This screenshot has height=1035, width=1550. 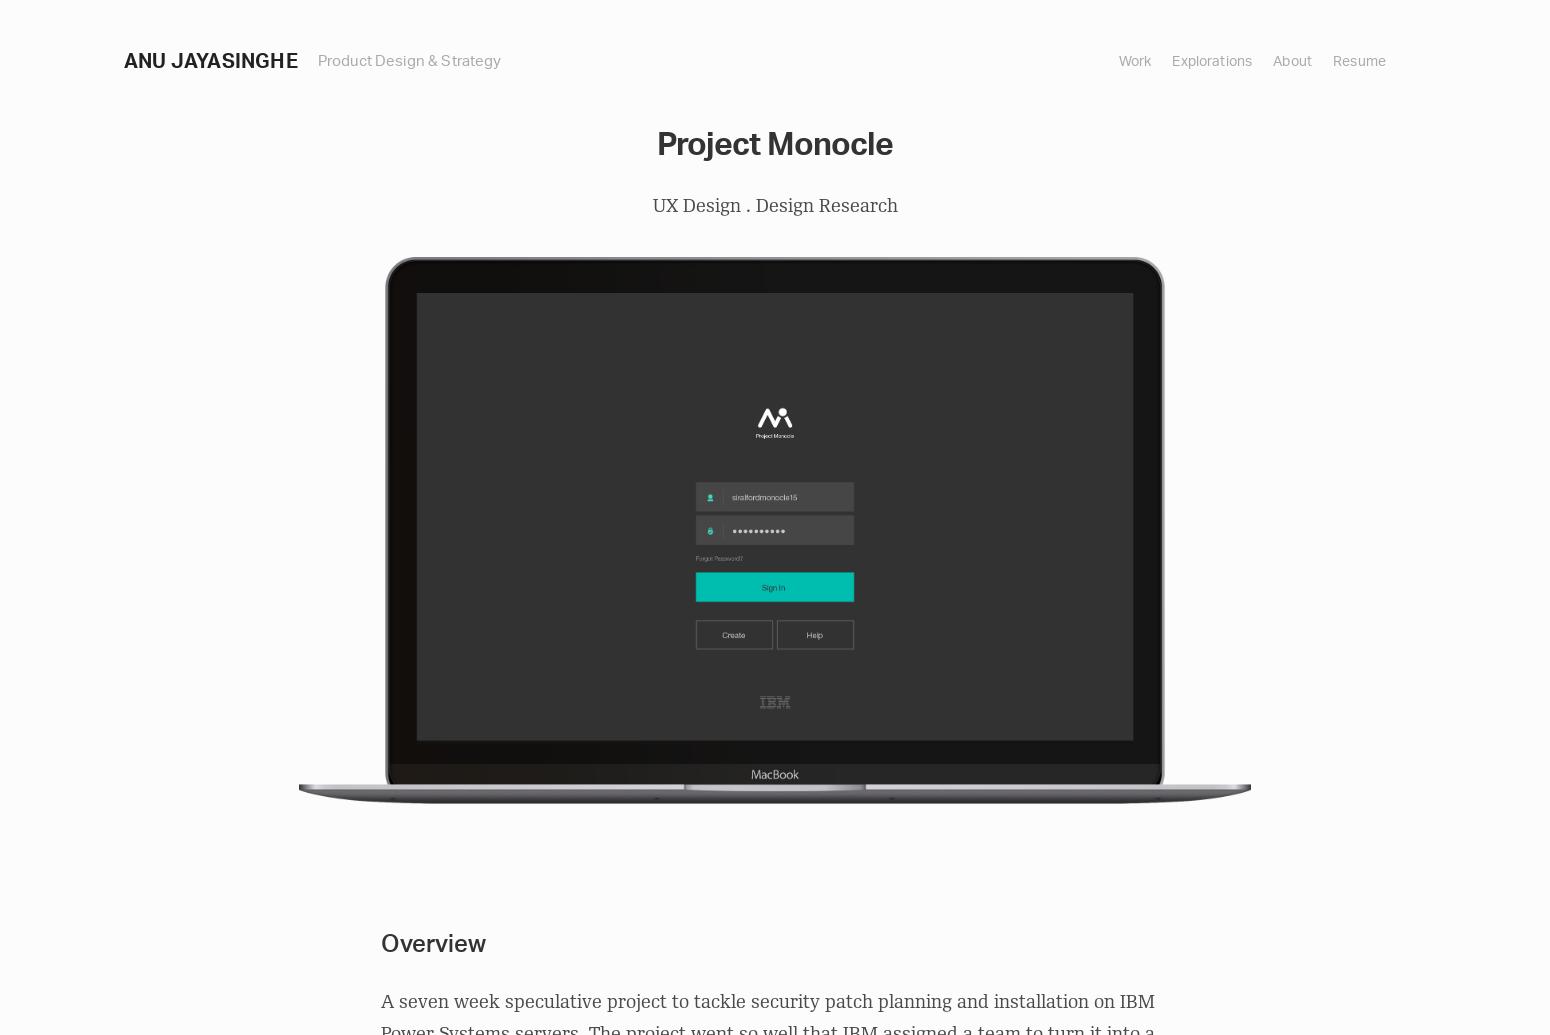 What do you see at coordinates (774, 205) in the screenshot?
I see `'UX Design . Design Research'` at bounding box center [774, 205].